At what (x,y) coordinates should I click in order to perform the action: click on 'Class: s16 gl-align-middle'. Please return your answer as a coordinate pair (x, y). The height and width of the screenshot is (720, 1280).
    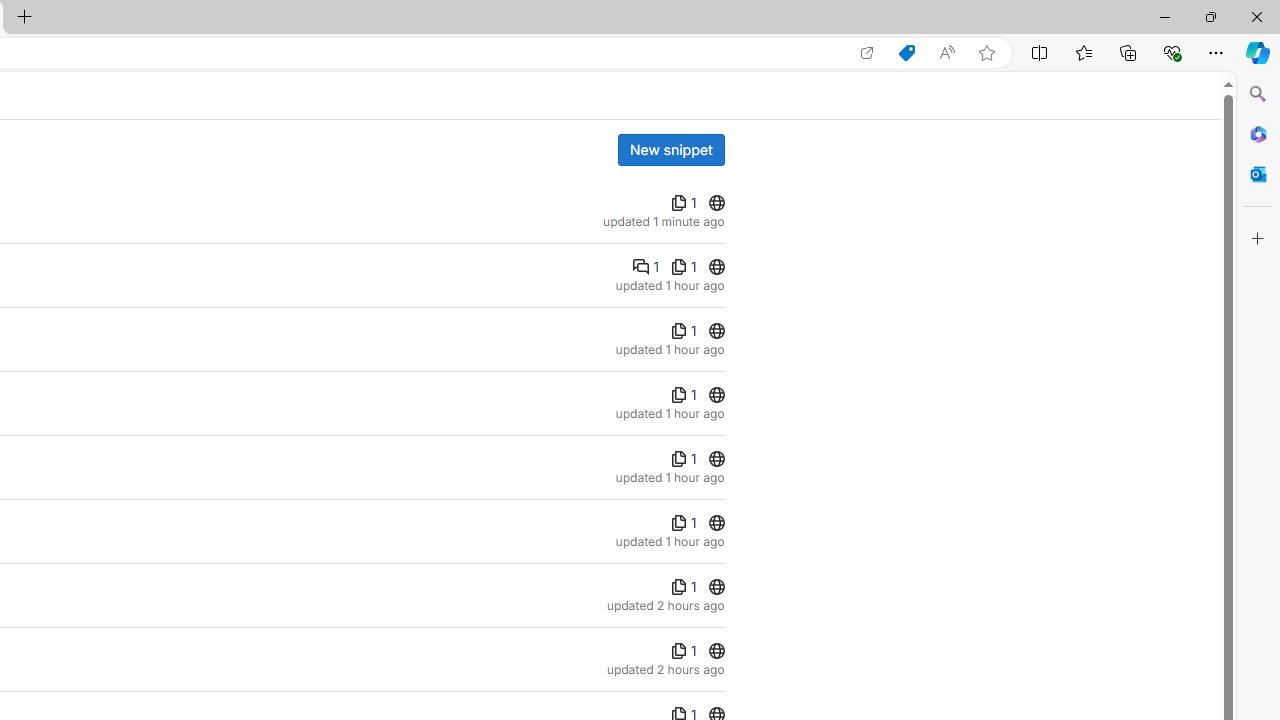
    Looking at the image, I should click on (678, 651).